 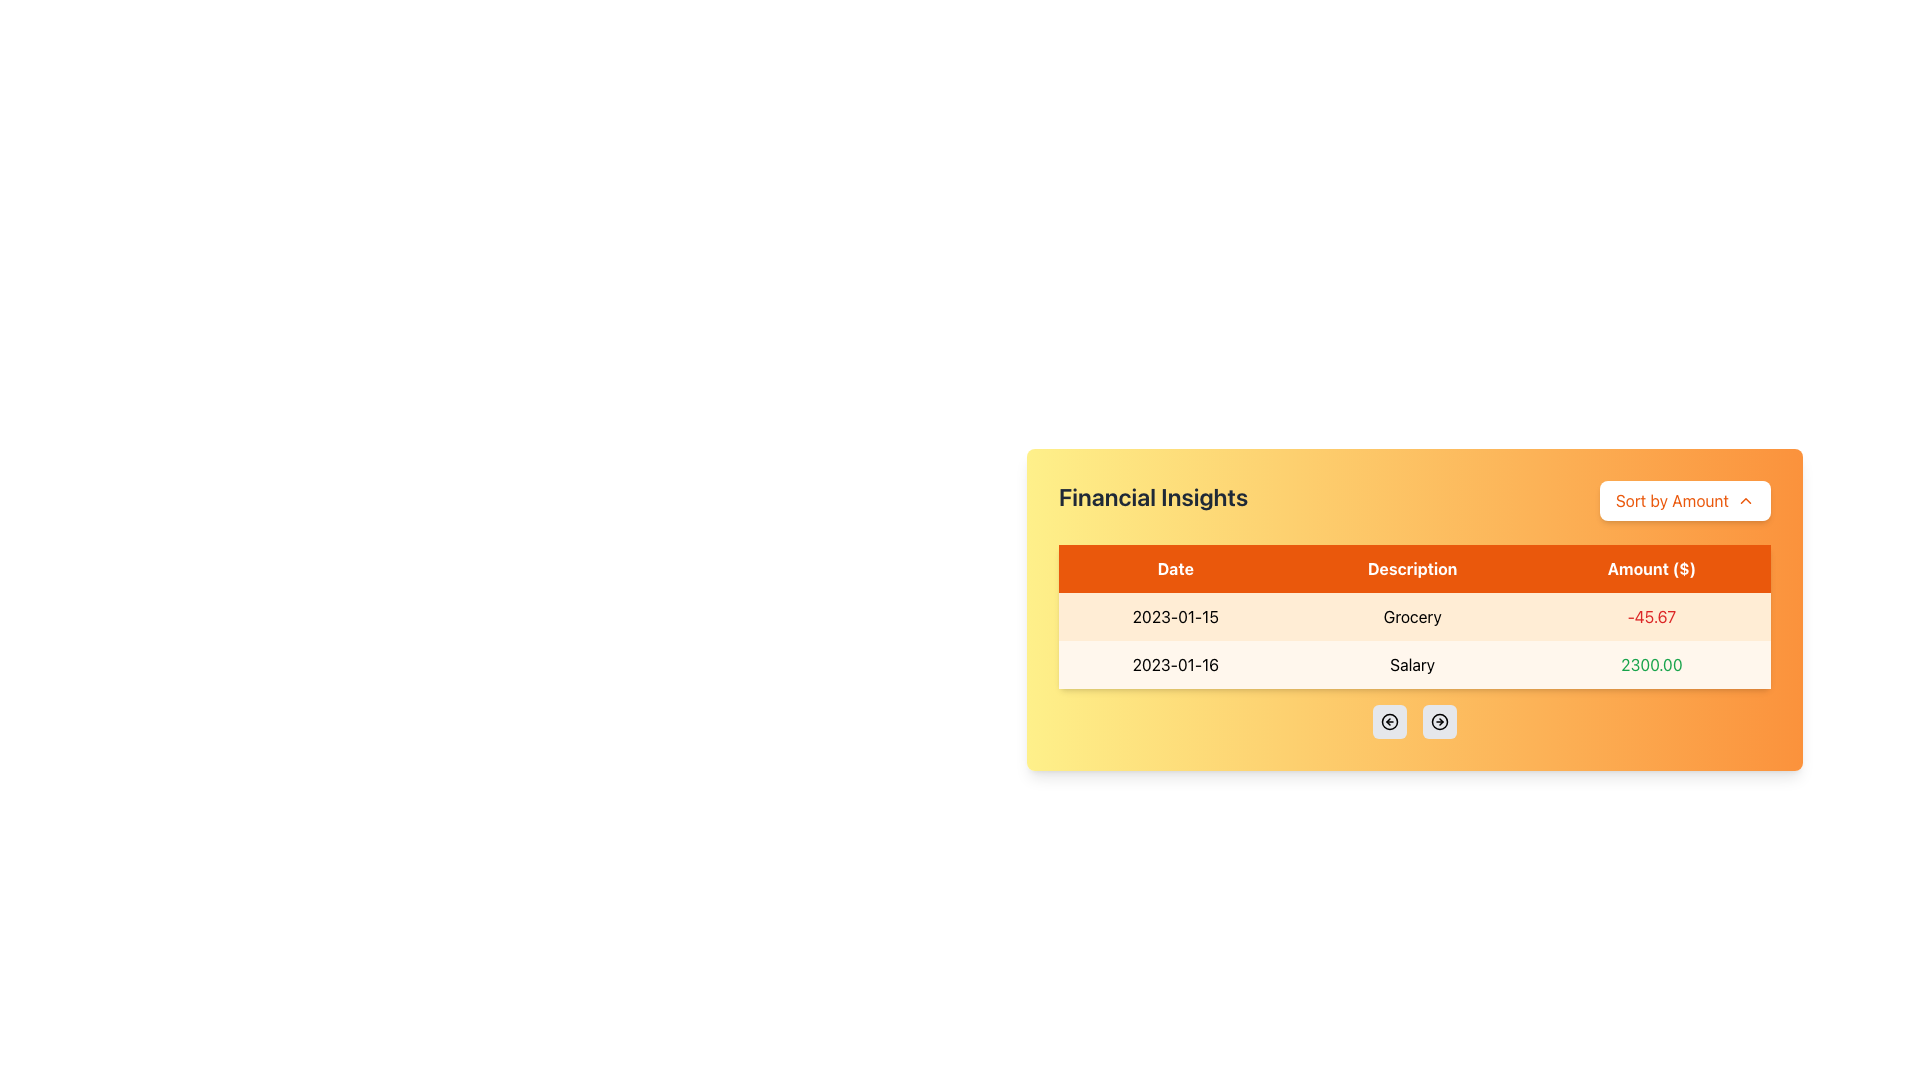 What do you see at coordinates (1745, 500) in the screenshot?
I see `the chevron icon indicating ascending order for sorting, located to the right of the 'Sort by Amount' text in the button near the top-right corner of the interface` at bounding box center [1745, 500].